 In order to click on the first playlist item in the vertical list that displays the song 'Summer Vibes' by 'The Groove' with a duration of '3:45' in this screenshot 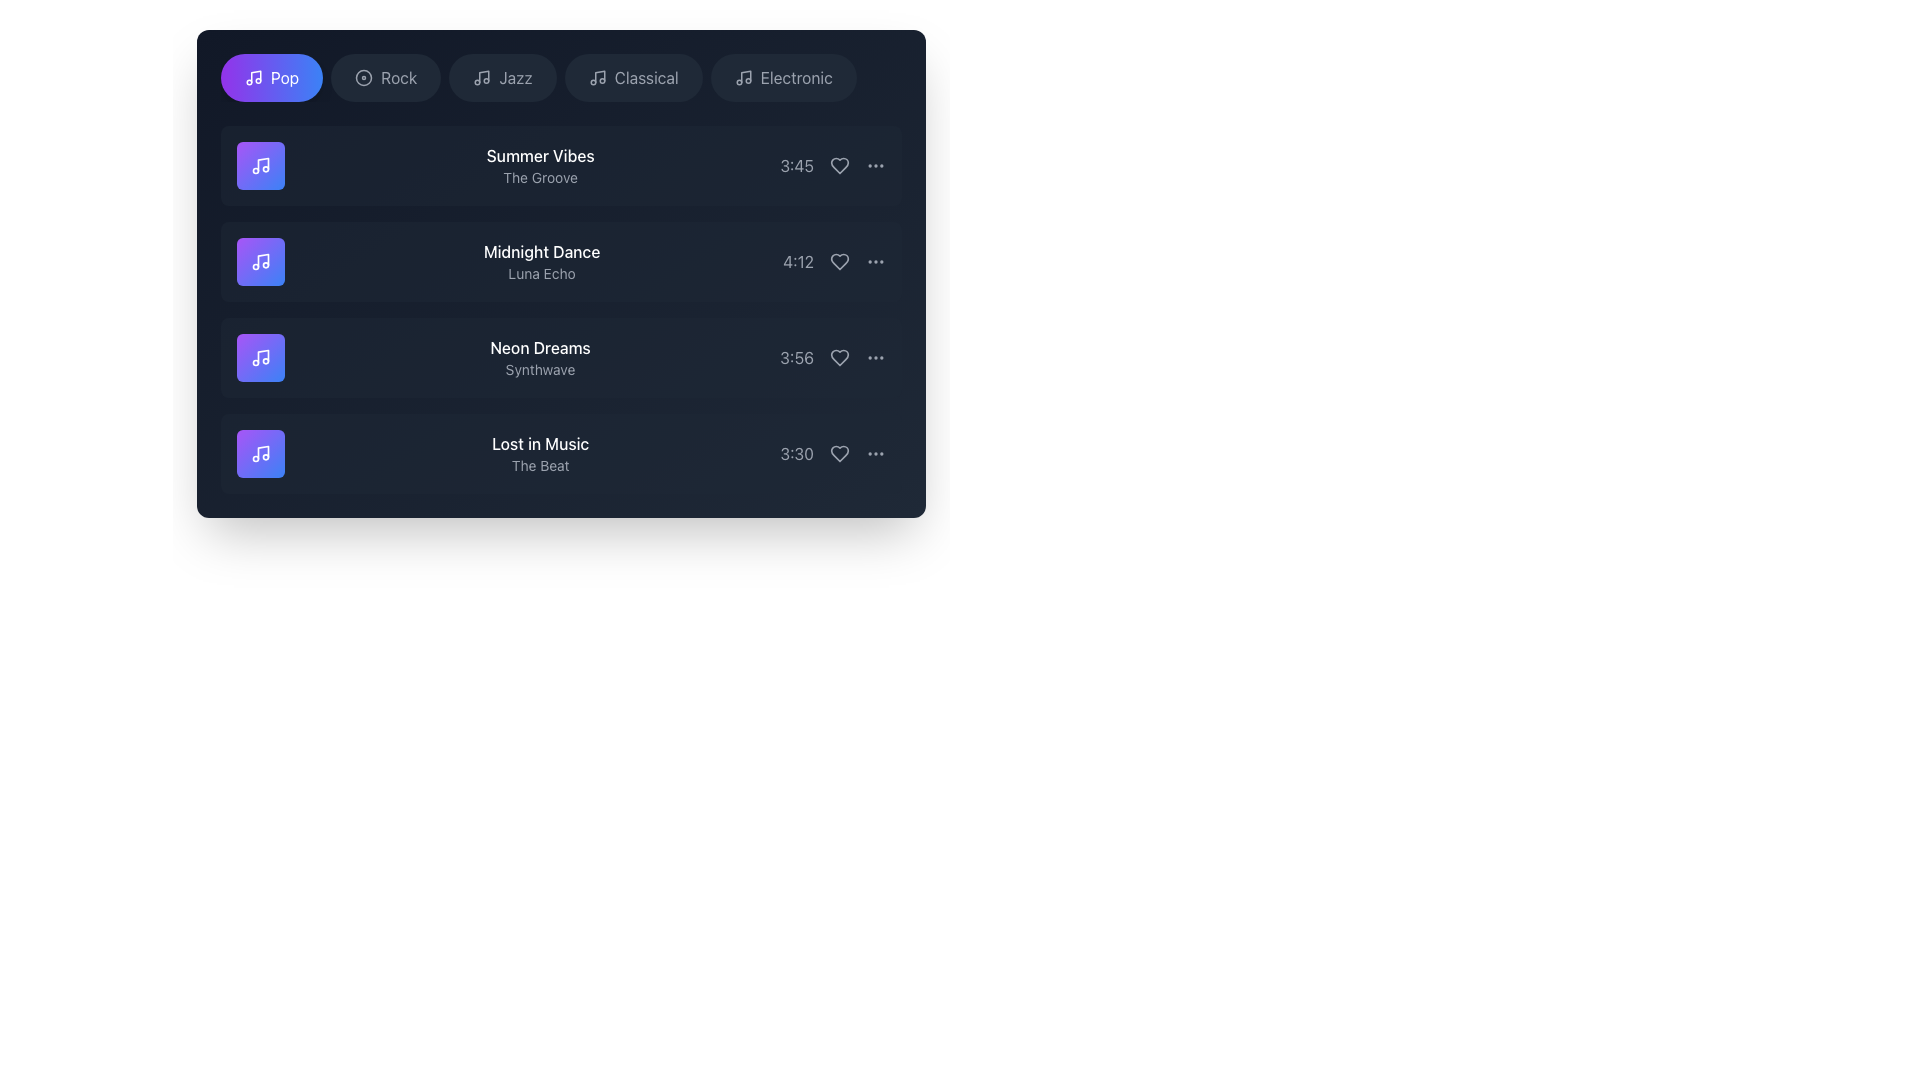, I will do `click(560, 164)`.